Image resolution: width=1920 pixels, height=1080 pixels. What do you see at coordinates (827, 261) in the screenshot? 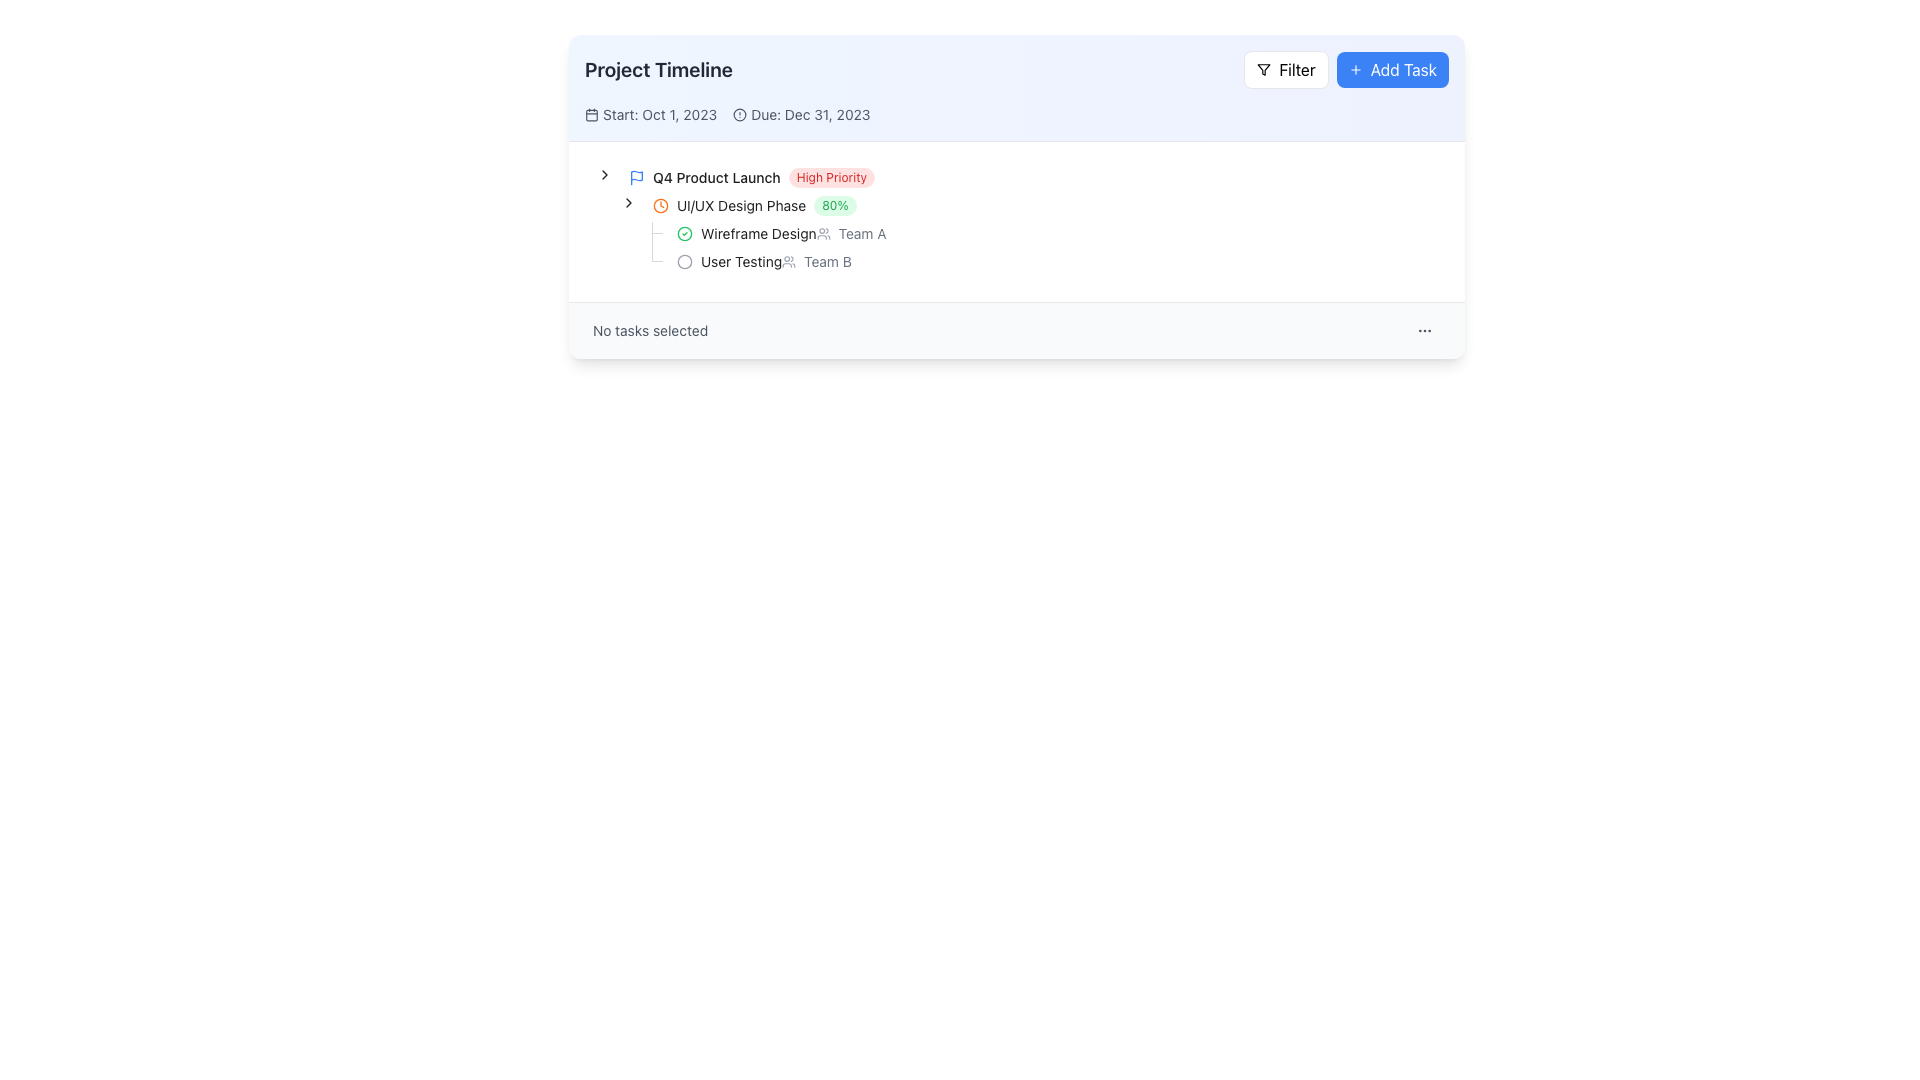
I see `the Text label indicating the team assigned to the 'User Testing' task located near the right side of the project timeline` at bounding box center [827, 261].